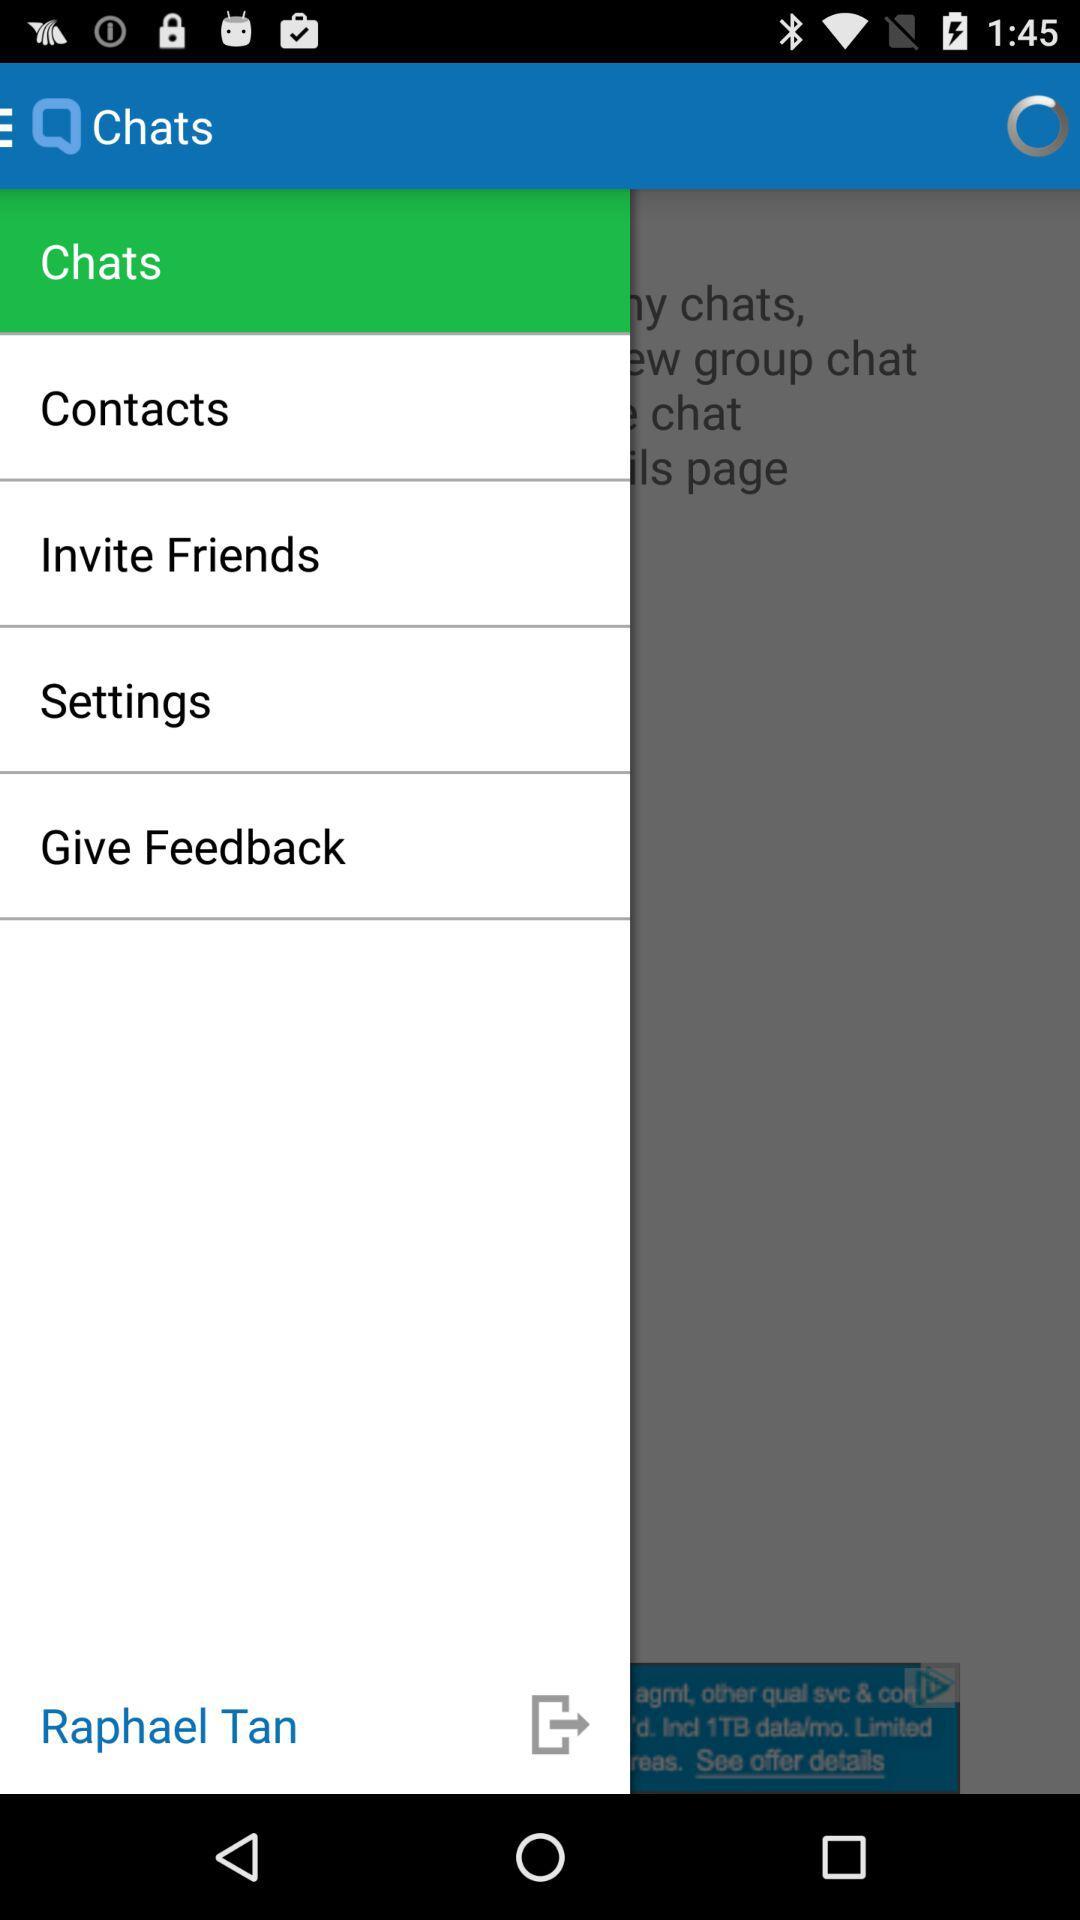 The image size is (1080, 1920). I want to click on expandable icon, so click(560, 1723).